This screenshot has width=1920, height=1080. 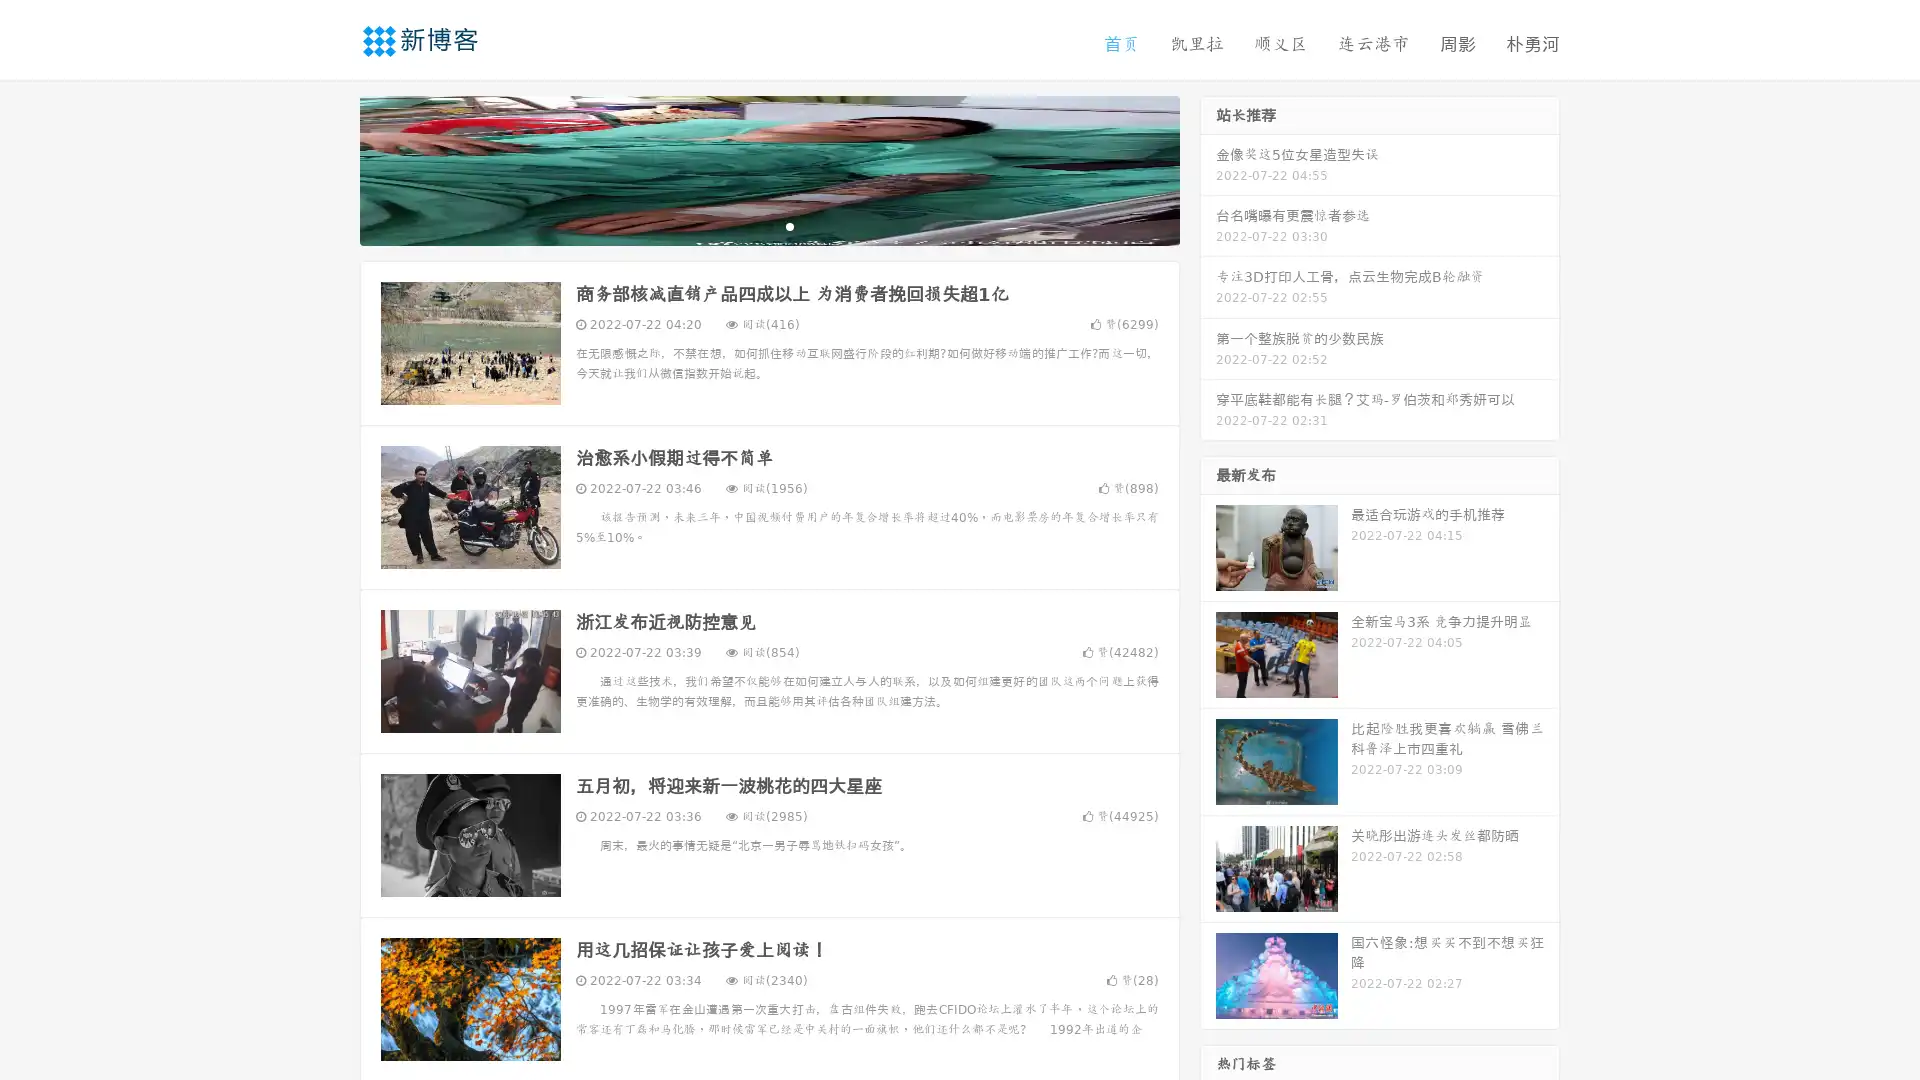 What do you see at coordinates (789, 225) in the screenshot?
I see `Go to slide 3` at bounding box center [789, 225].